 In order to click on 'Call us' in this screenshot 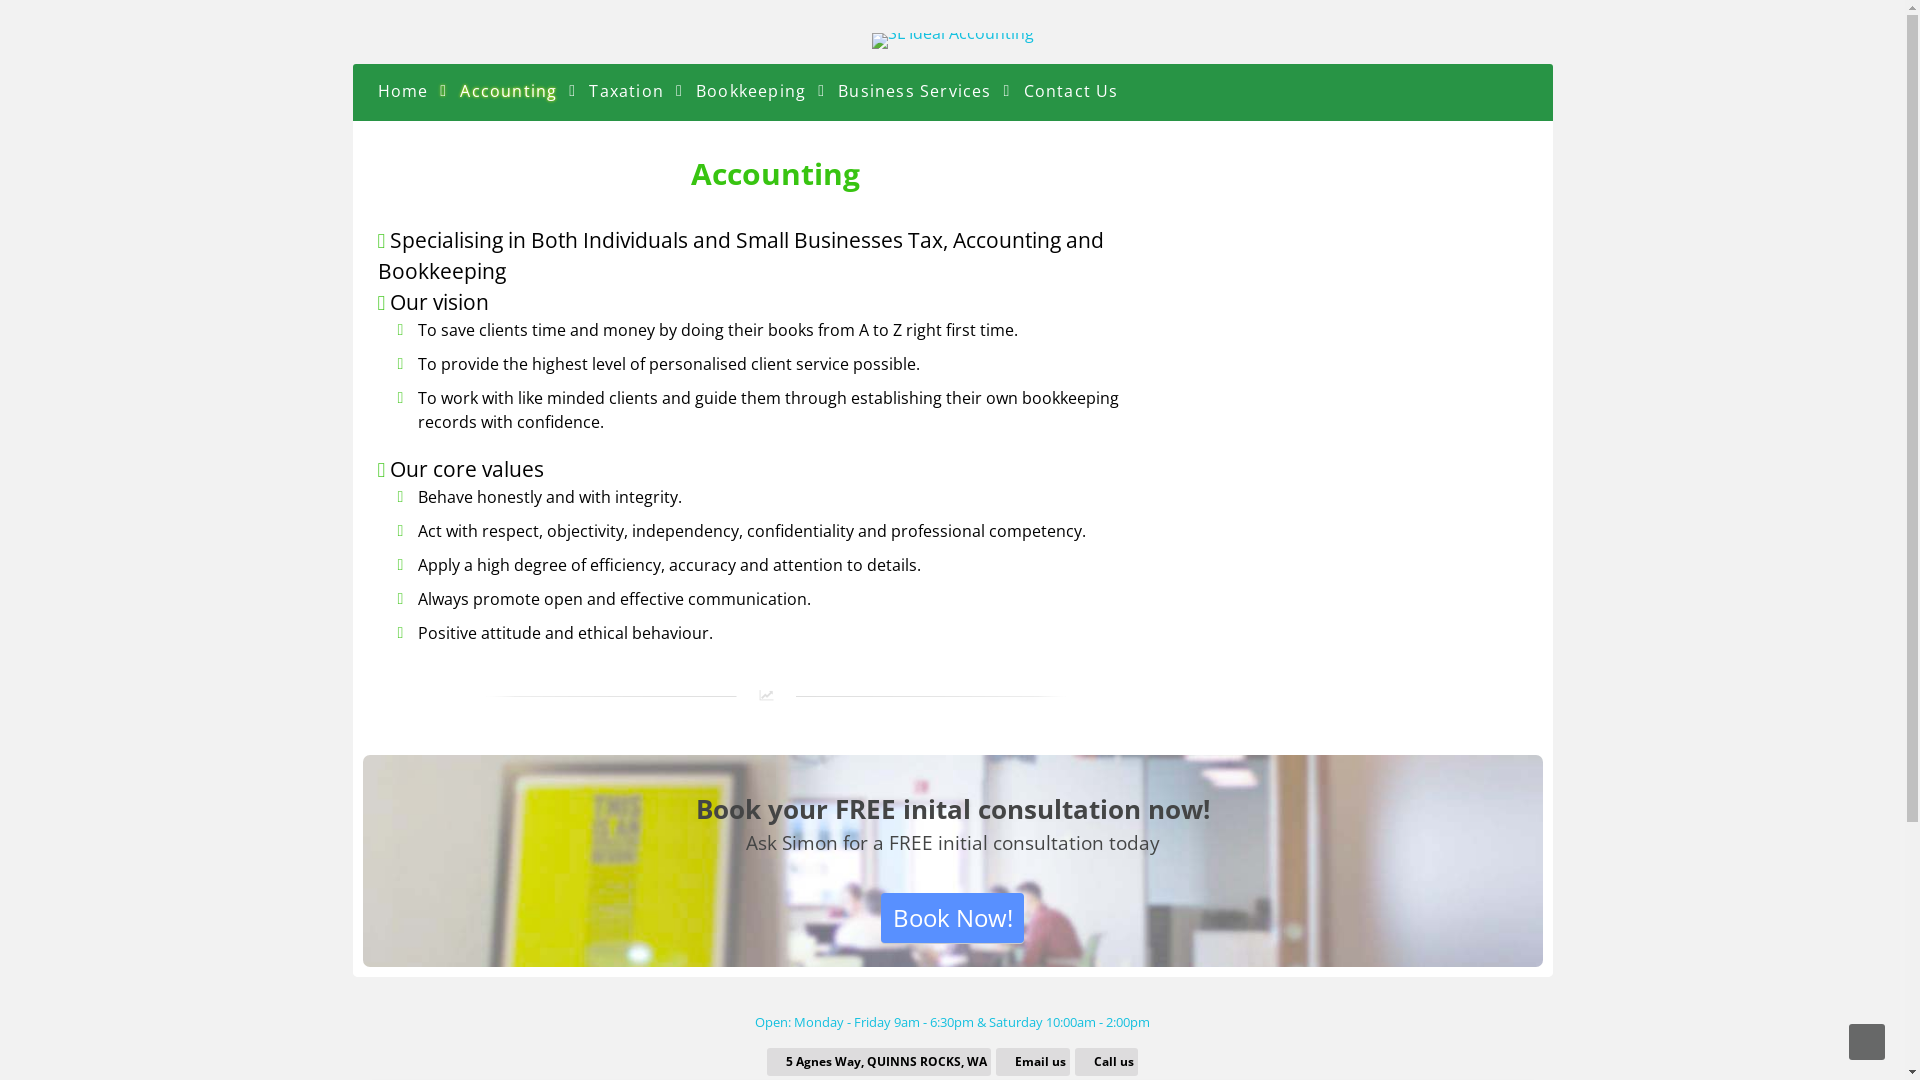, I will do `click(1105, 1060)`.